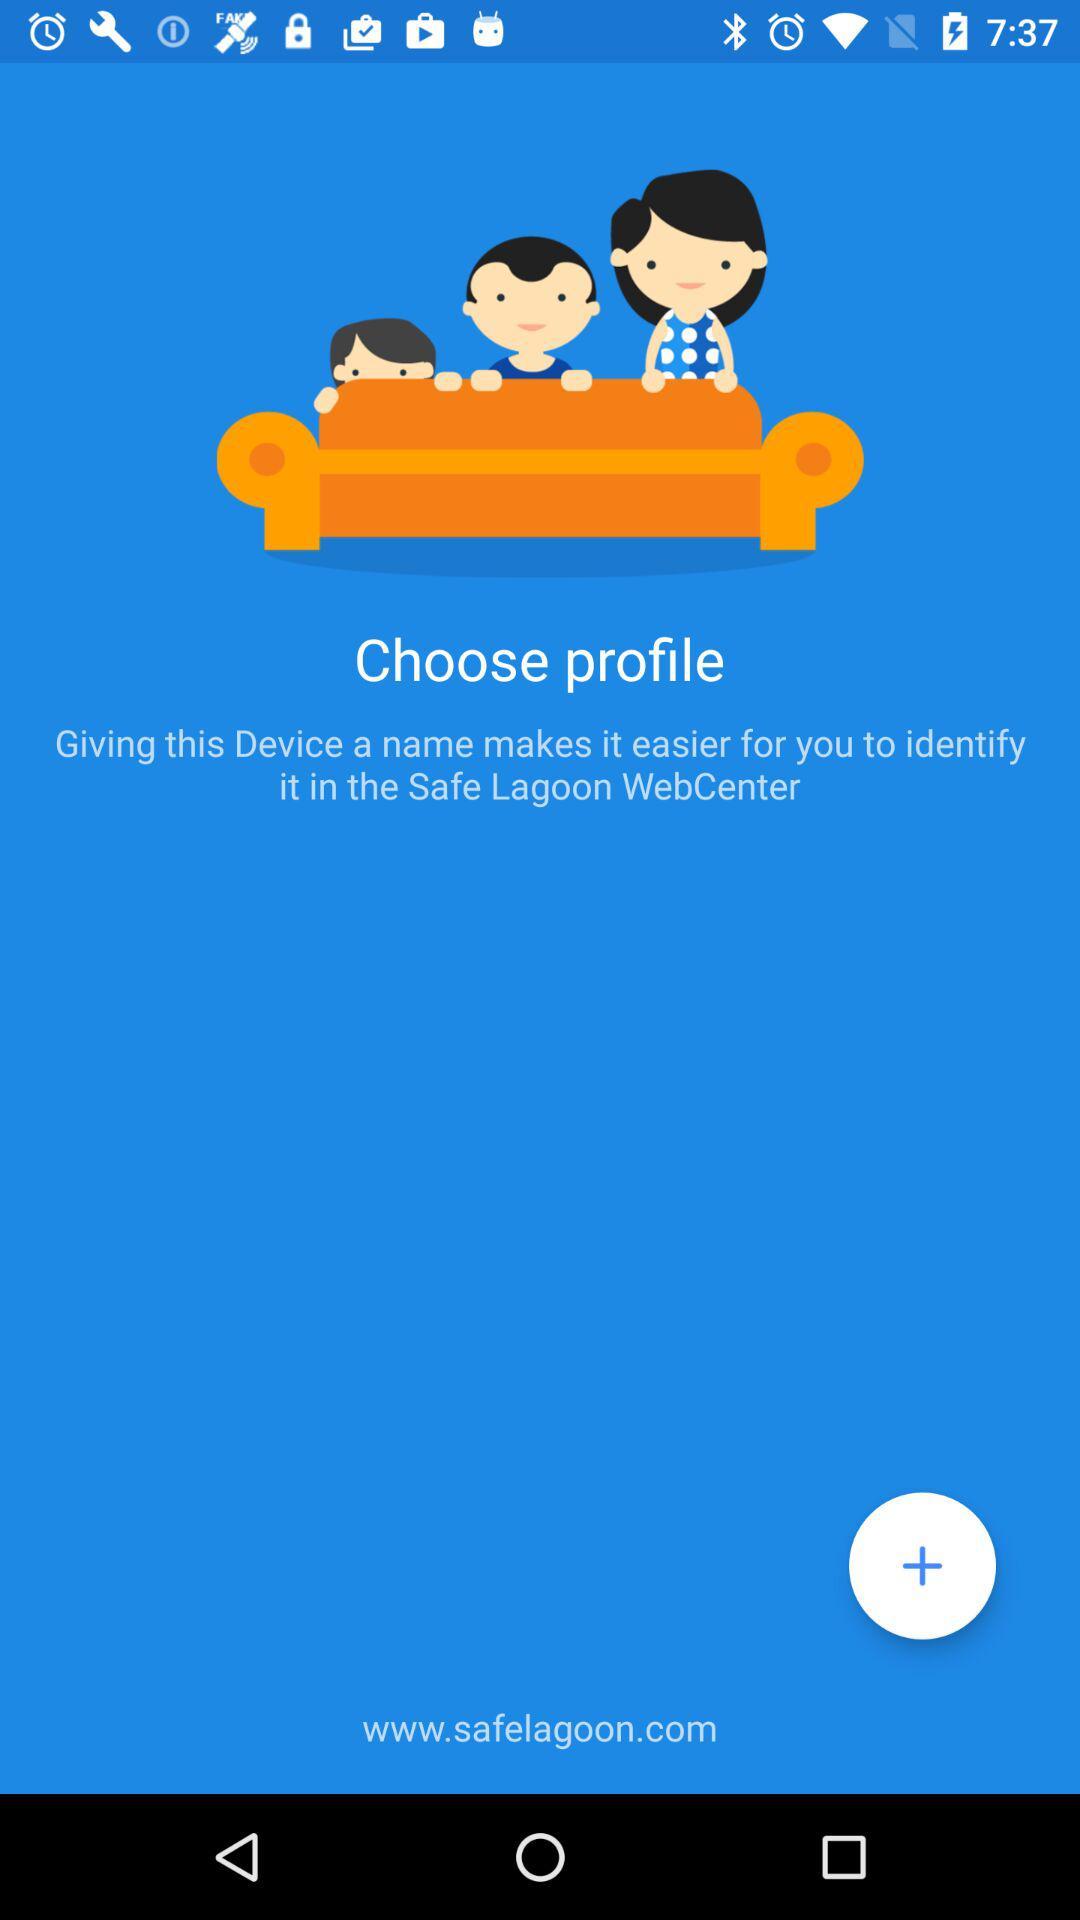  What do you see at coordinates (922, 1564) in the screenshot?
I see `give device a name` at bounding box center [922, 1564].